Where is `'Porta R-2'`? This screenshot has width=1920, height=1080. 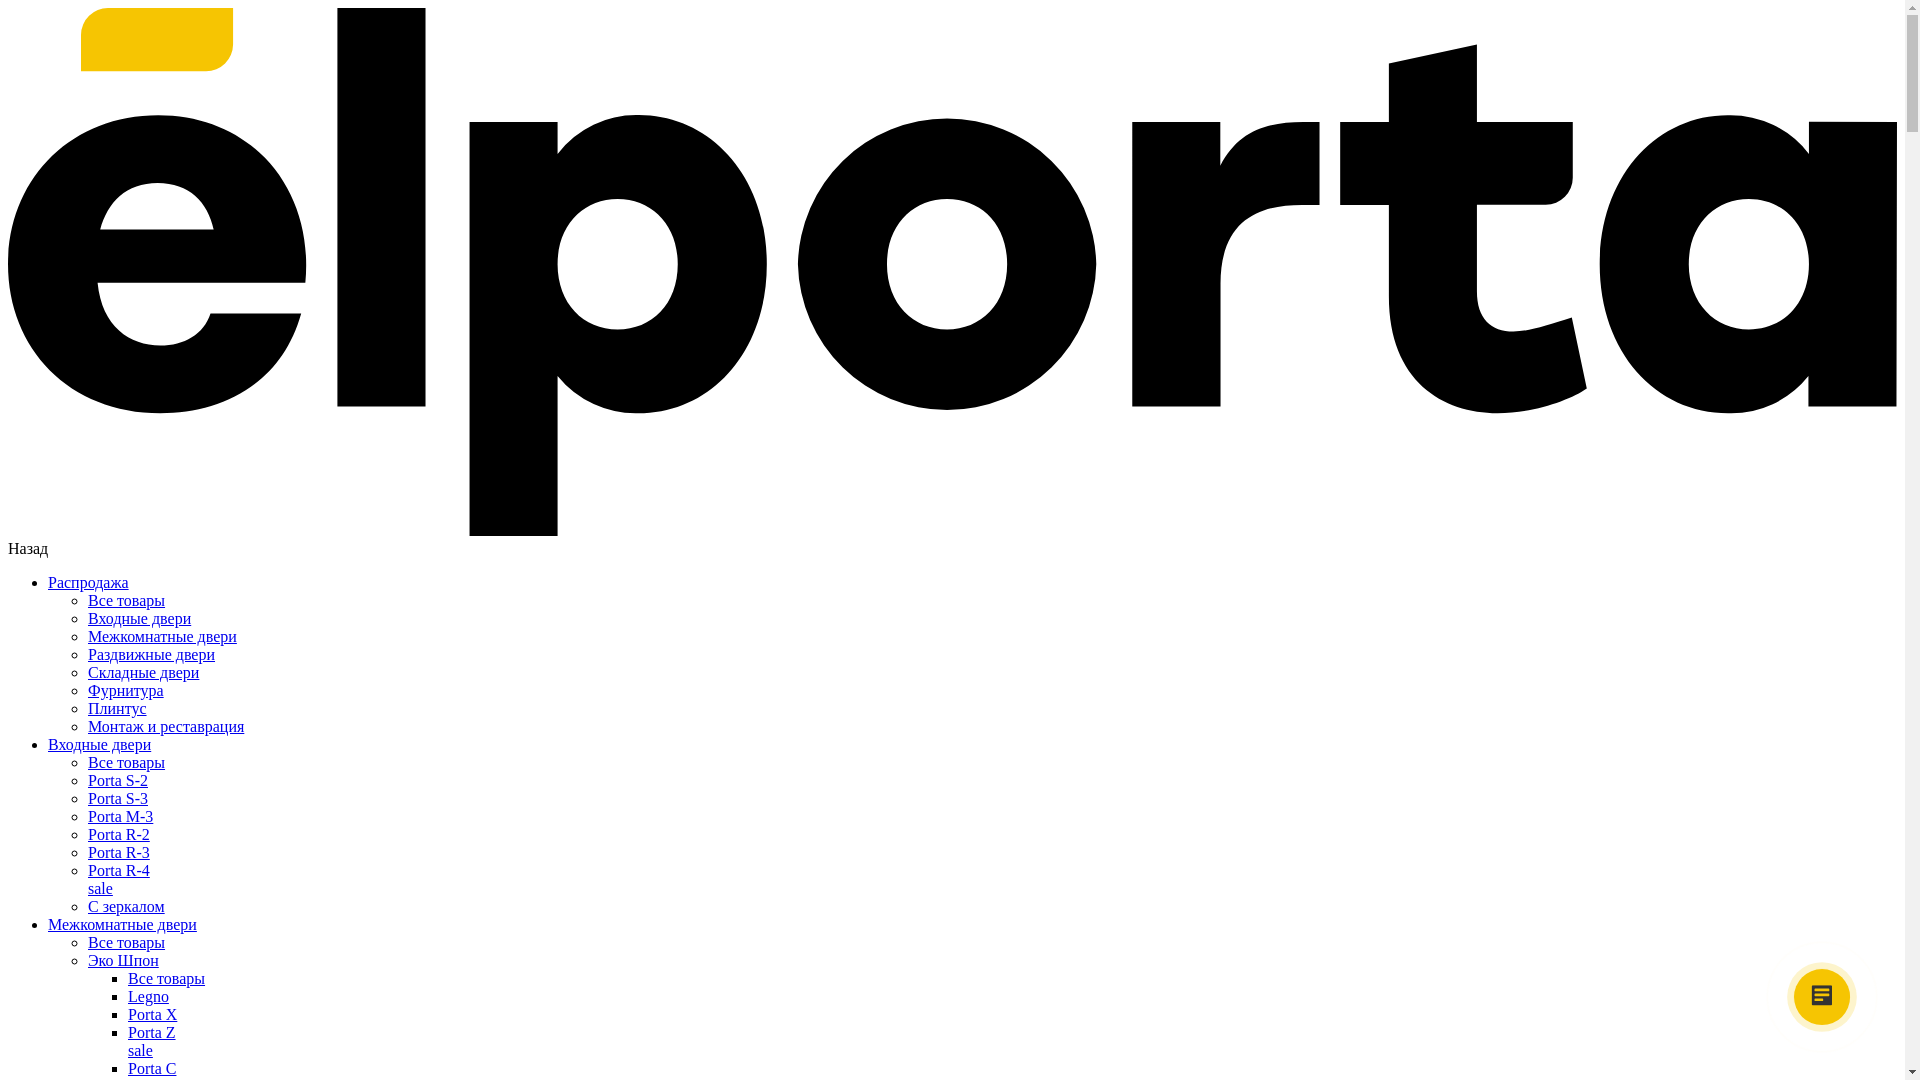 'Porta R-2' is located at coordinates (118, 834).